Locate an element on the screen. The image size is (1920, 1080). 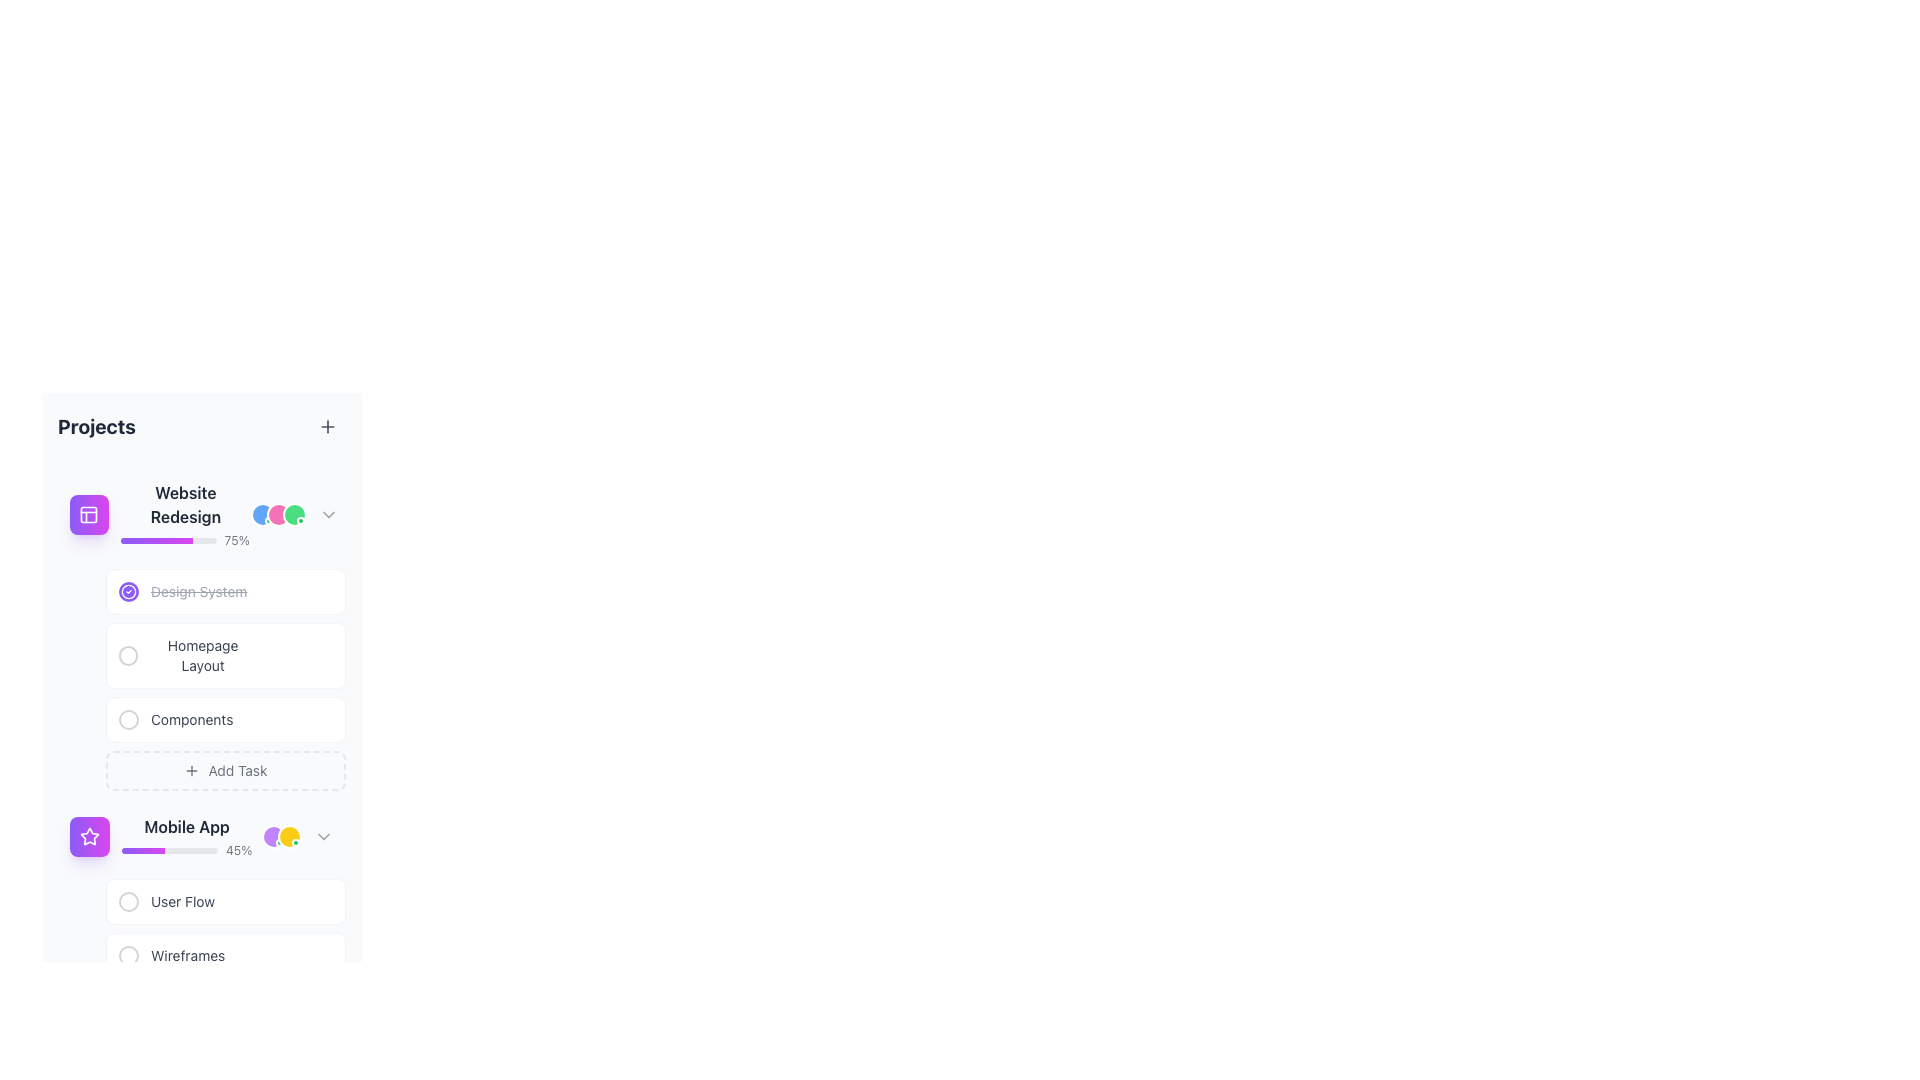
the text item representing a task or subcategory within the 'Website Redesign' project in the left sidebar is located at coordinates (176, 720).